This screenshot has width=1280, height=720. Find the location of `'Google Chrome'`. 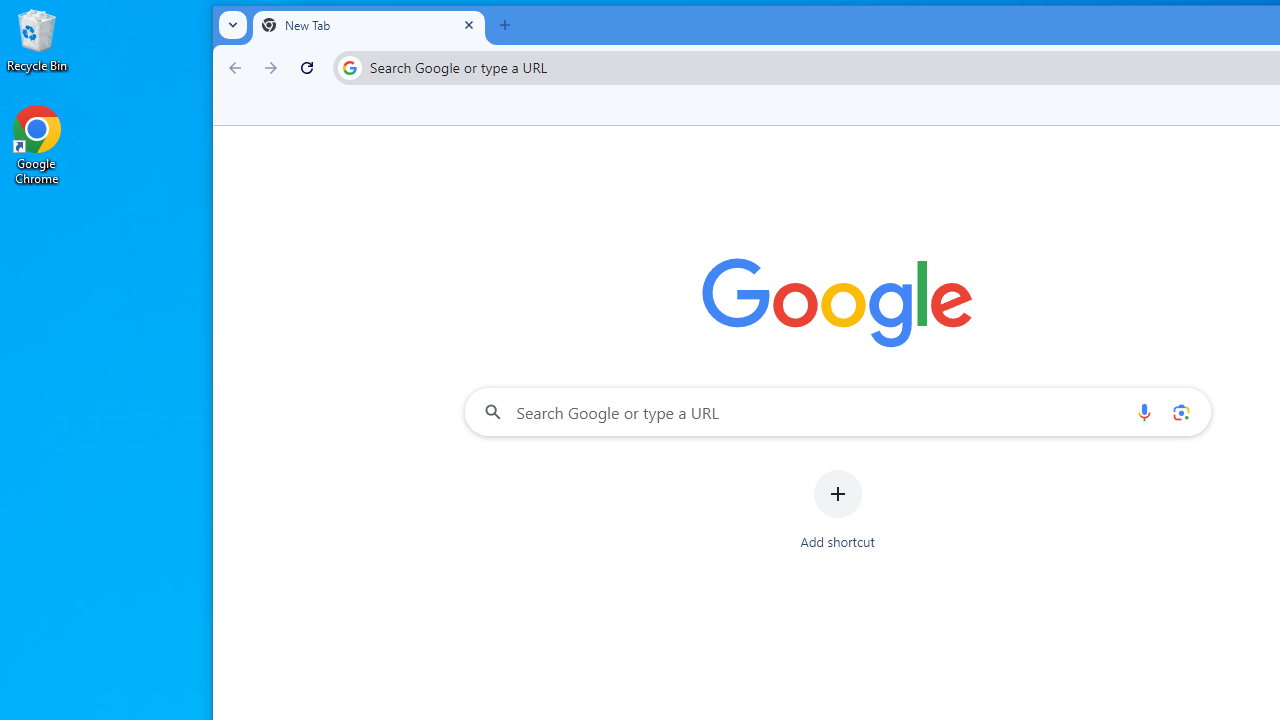

'Google Chrome' is located at coordinates (37, 144).